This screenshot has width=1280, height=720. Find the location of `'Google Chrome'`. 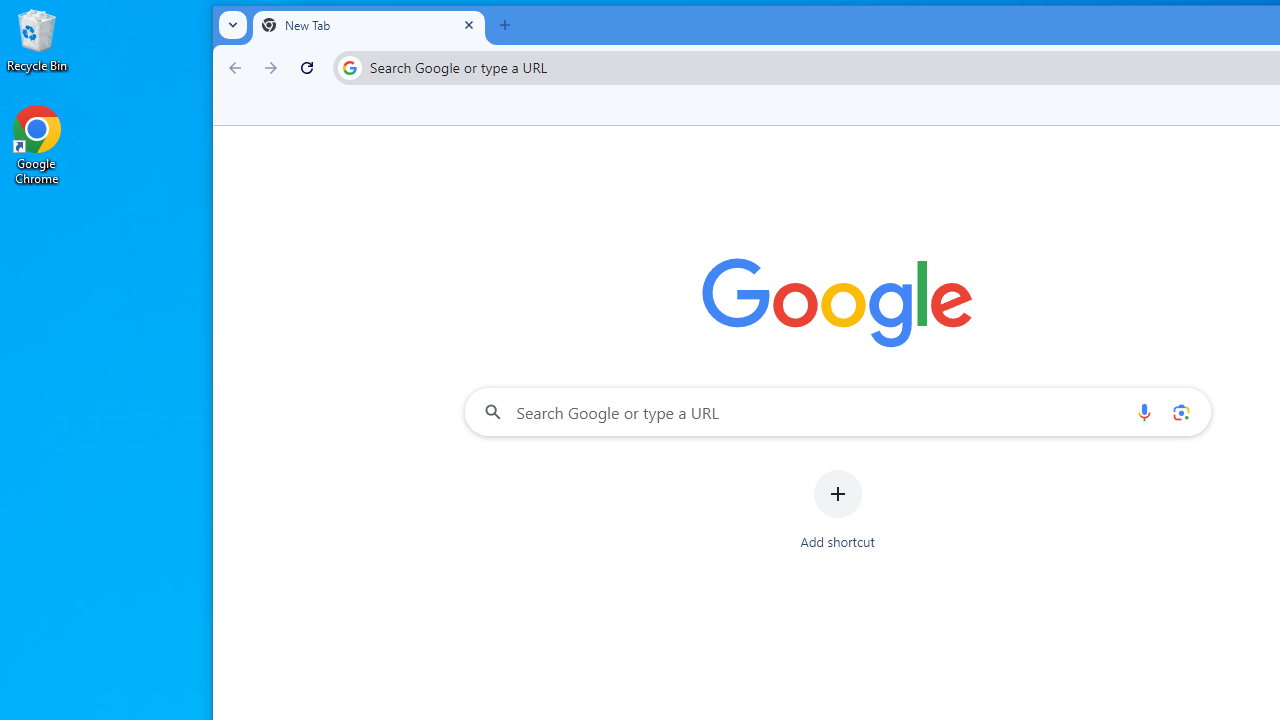

'Google Chrome' is located at coordinates (37, 144).